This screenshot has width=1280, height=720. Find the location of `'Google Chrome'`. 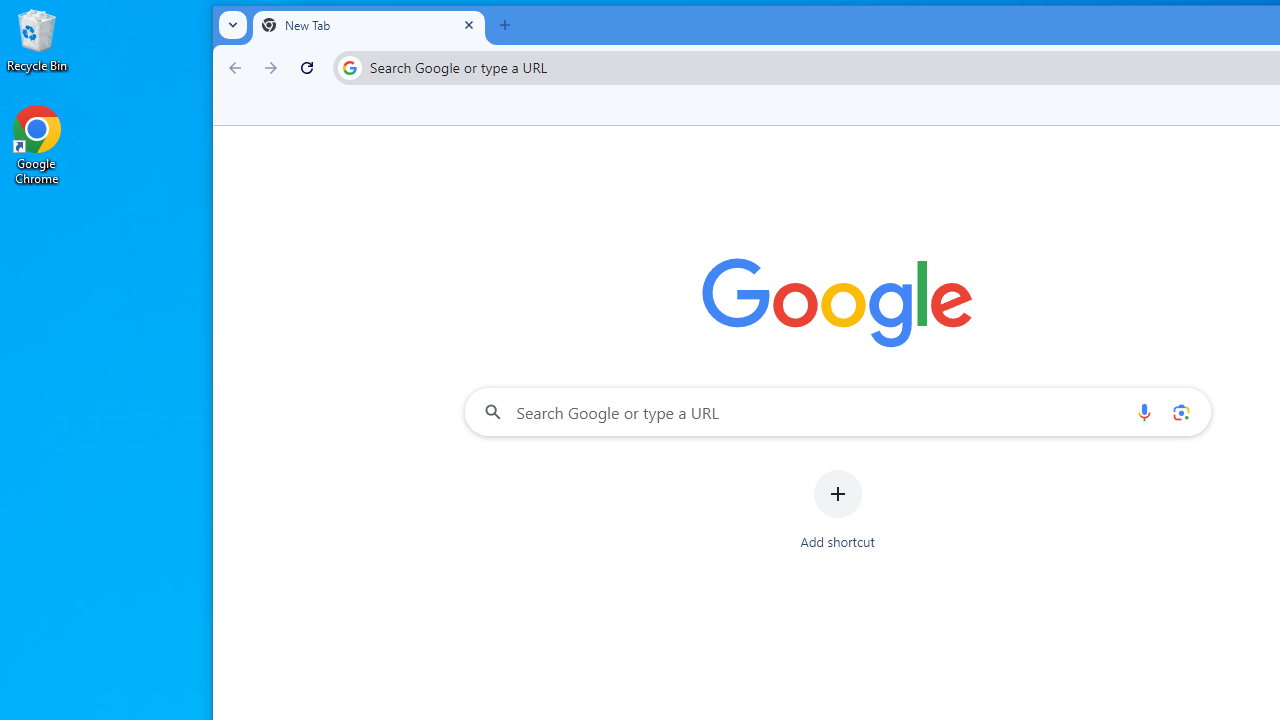

'Google Chrome' is located at coordinates (37, 144).